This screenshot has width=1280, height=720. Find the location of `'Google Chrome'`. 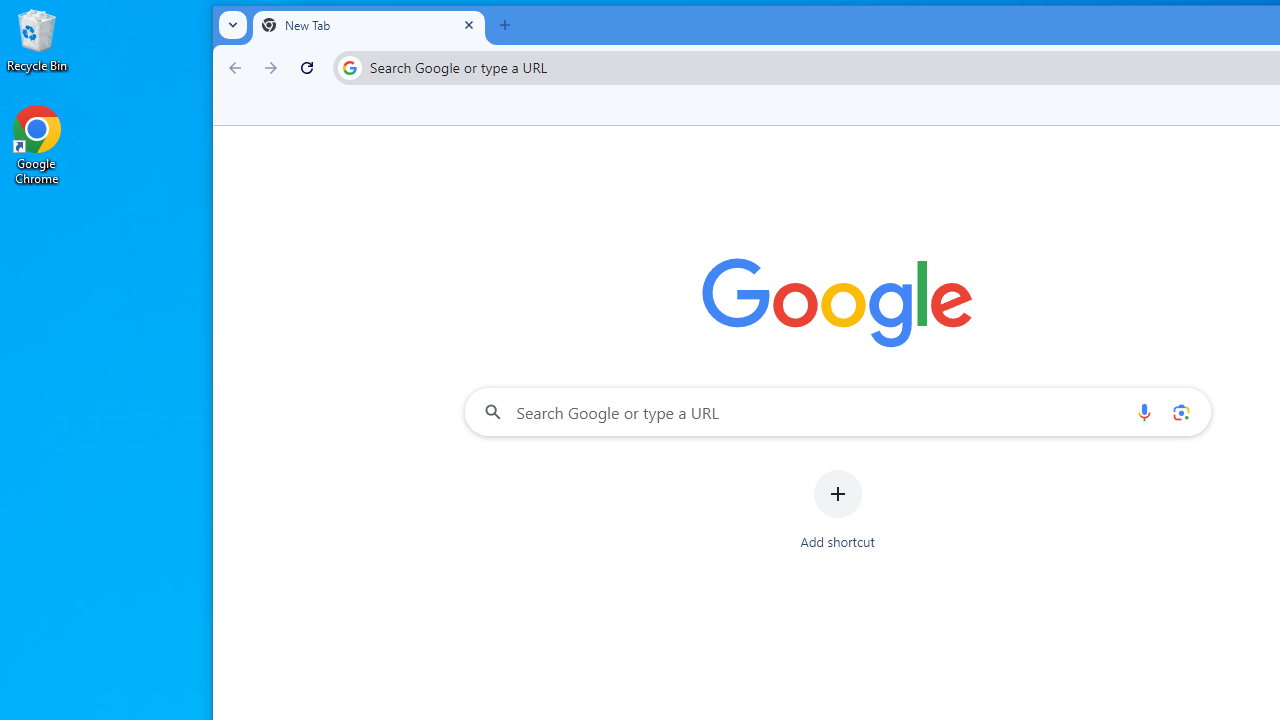

'Google Chrome' is located at coordinates (37, 144).